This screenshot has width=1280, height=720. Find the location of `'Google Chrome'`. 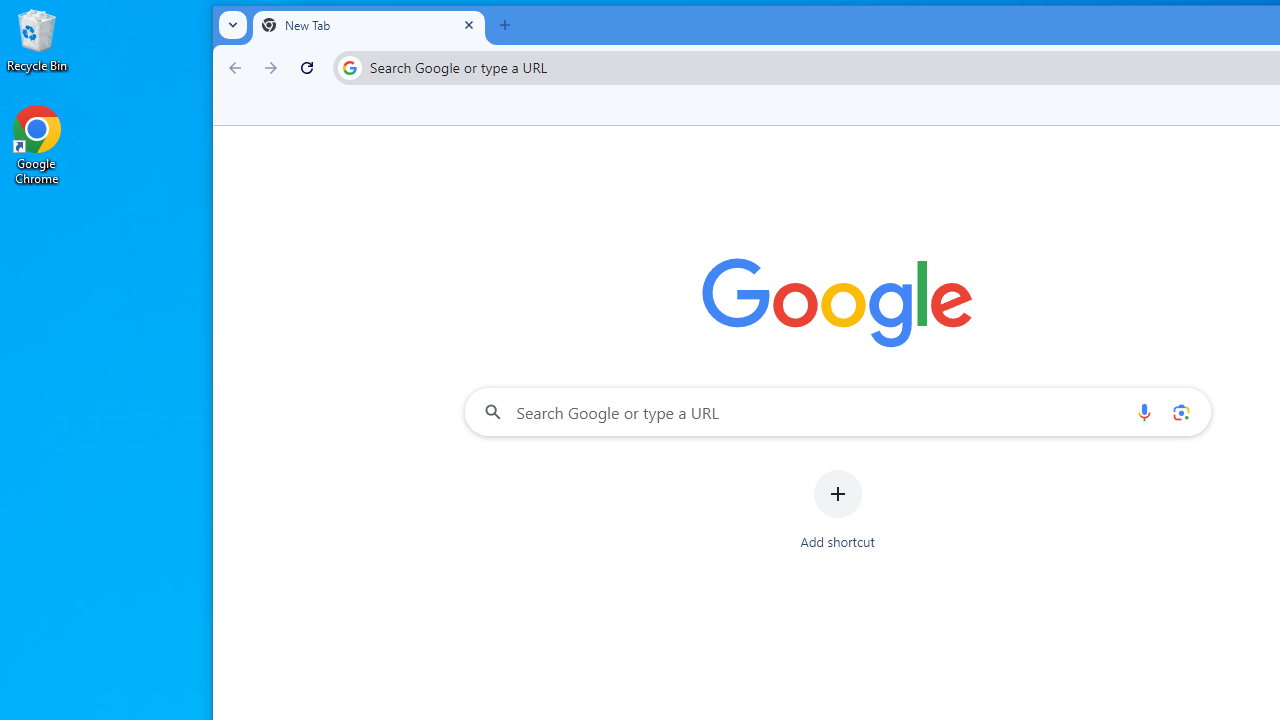

'Google Chrome' is located at coordinates (37, 144).